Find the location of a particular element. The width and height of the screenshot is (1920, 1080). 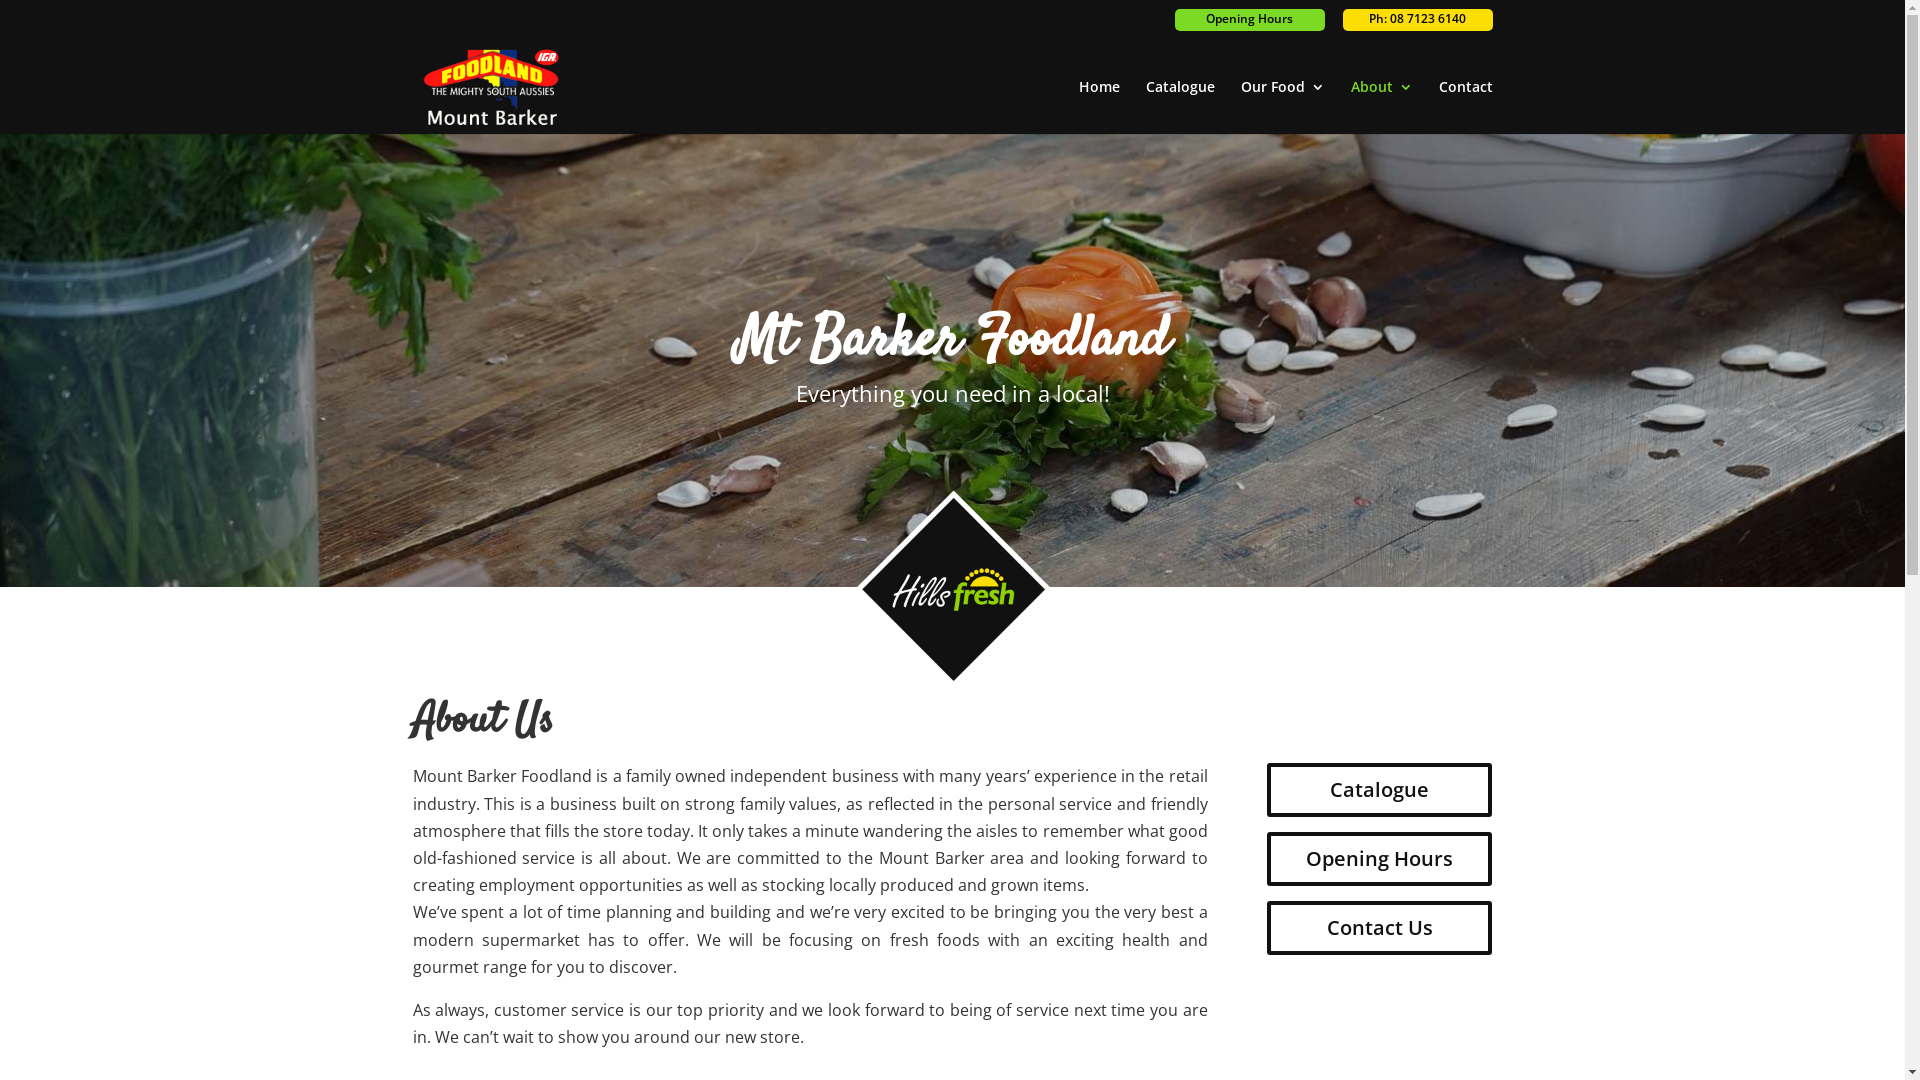

'About' is located at coordinates (1380, 107).